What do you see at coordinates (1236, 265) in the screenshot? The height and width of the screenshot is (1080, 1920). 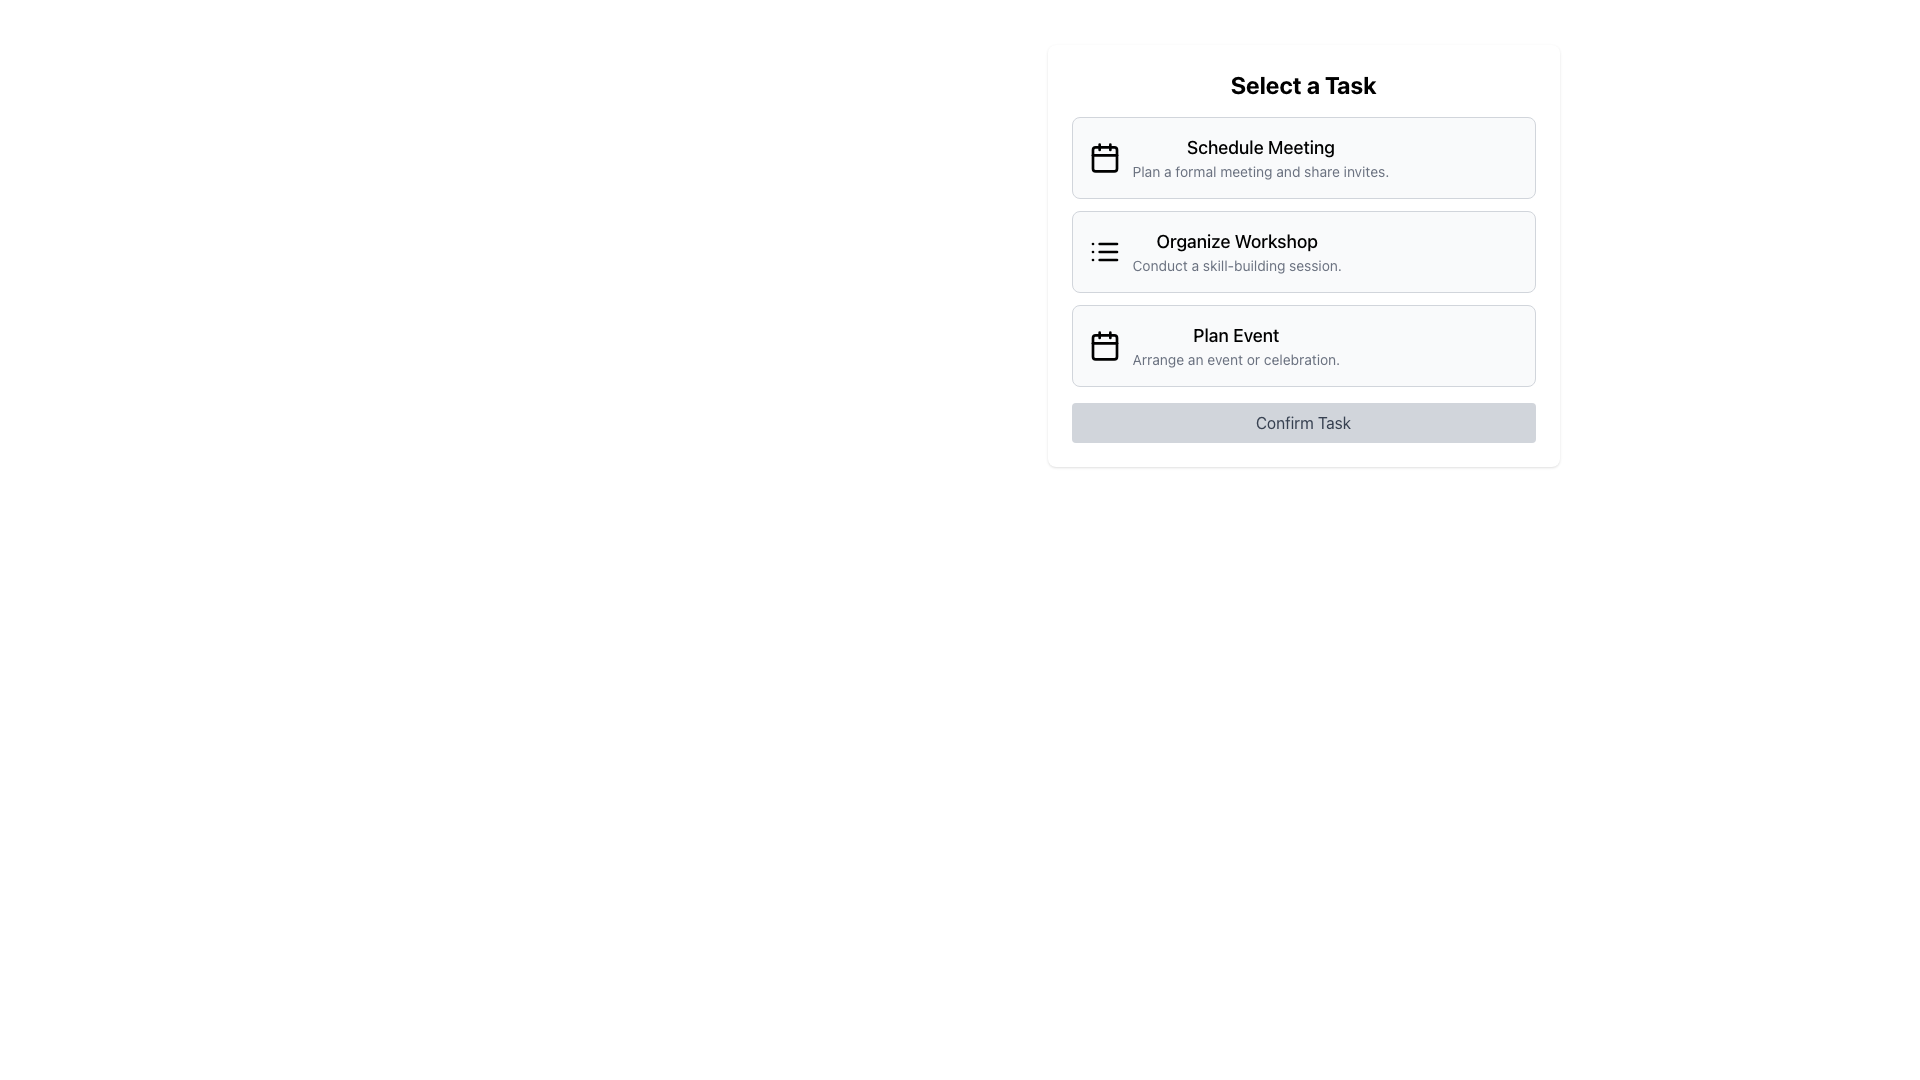 I see `the text label that reads 'Conduct a skill-building session.' which is styled in small gray font and located directly below 'Organize Workshop.'` at bounding box center [1236, 265].